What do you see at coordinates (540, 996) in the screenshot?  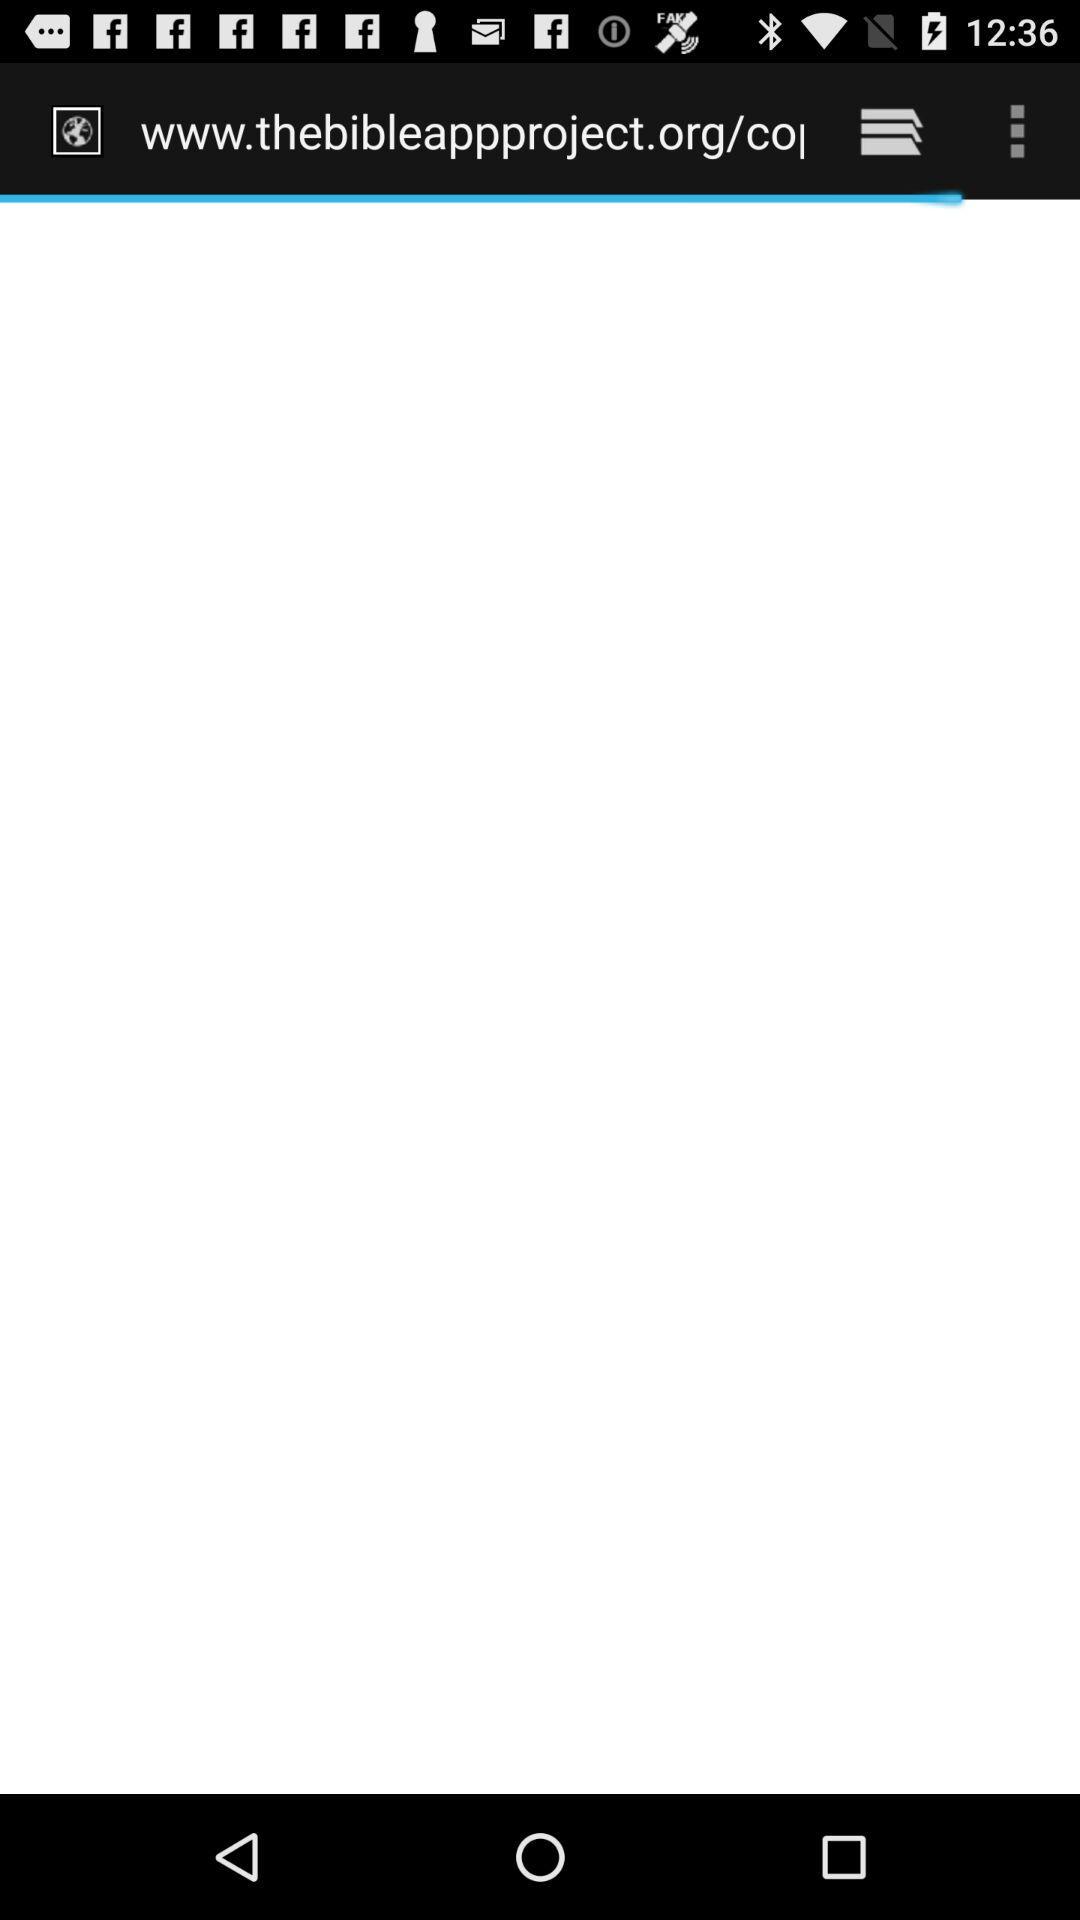 I see `the icon at the center` at bounding box center [540, 996].